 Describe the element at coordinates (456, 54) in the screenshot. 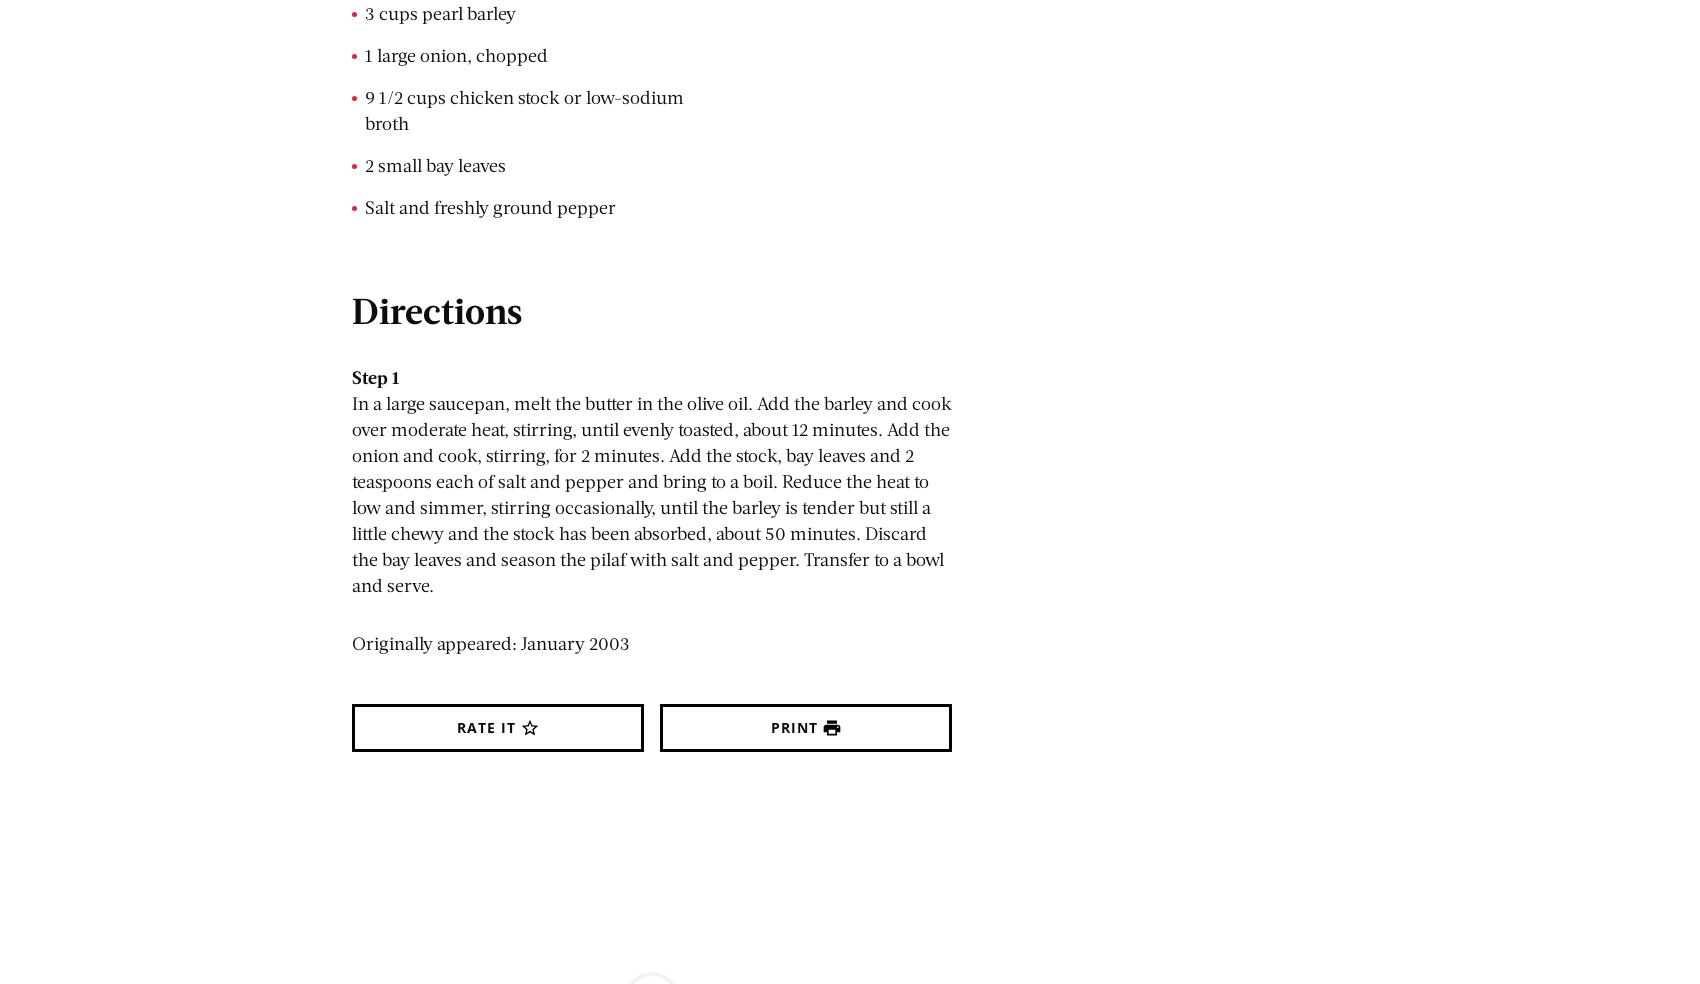

I see `'1 large onion, chopped'` at that location.